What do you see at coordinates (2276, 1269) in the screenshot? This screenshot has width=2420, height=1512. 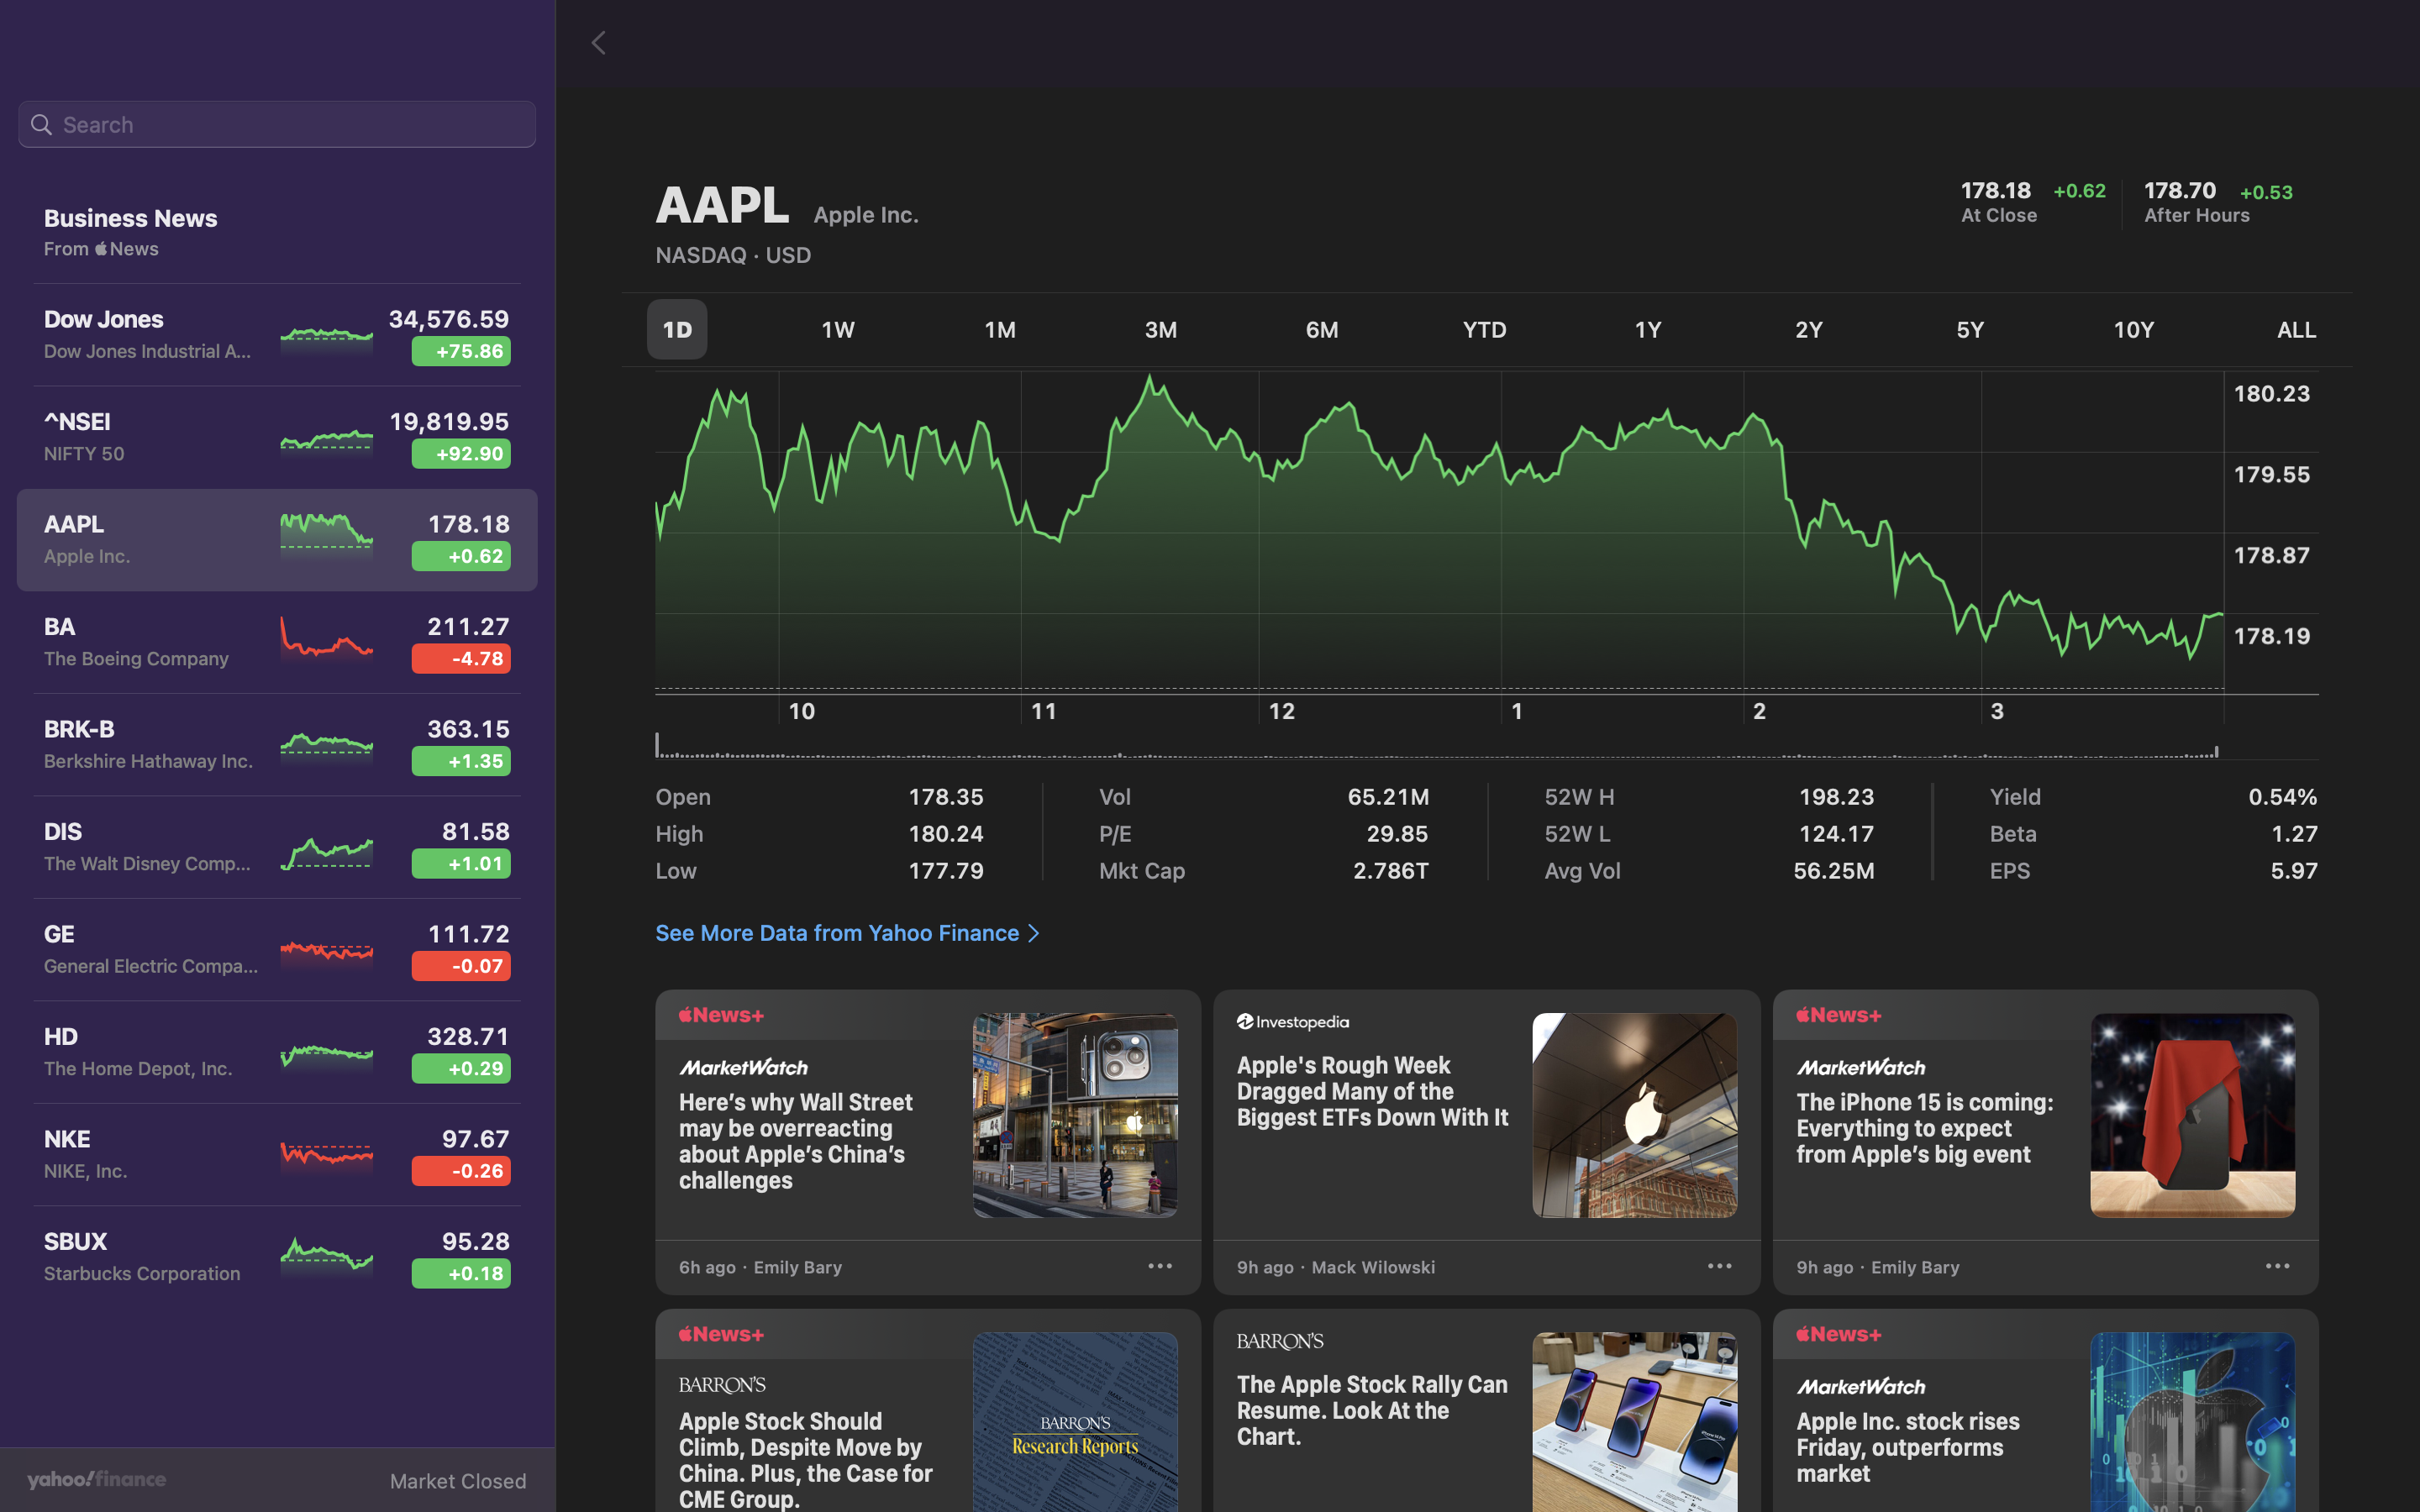 I see `Press on the "3 dots" for further actions` at bounding box center [2276, 1269].